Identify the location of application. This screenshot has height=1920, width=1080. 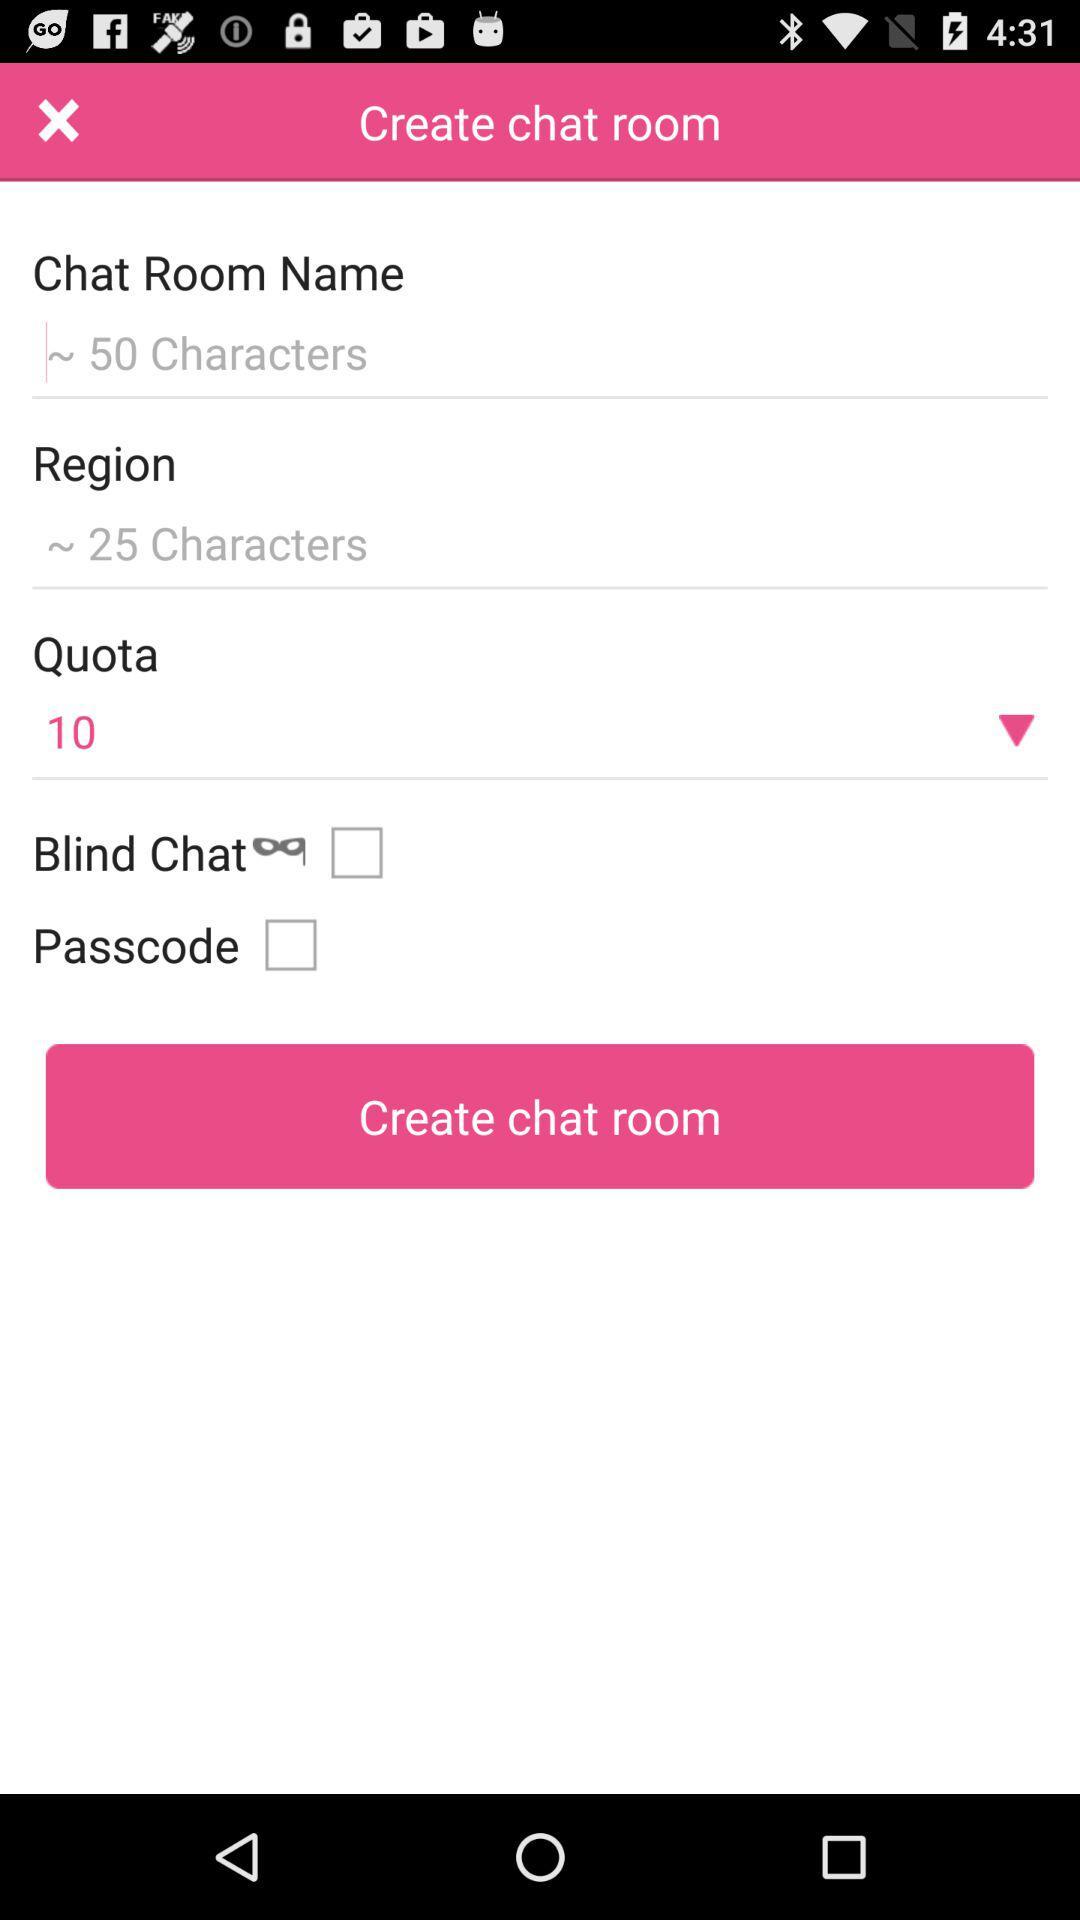
(58, 121).